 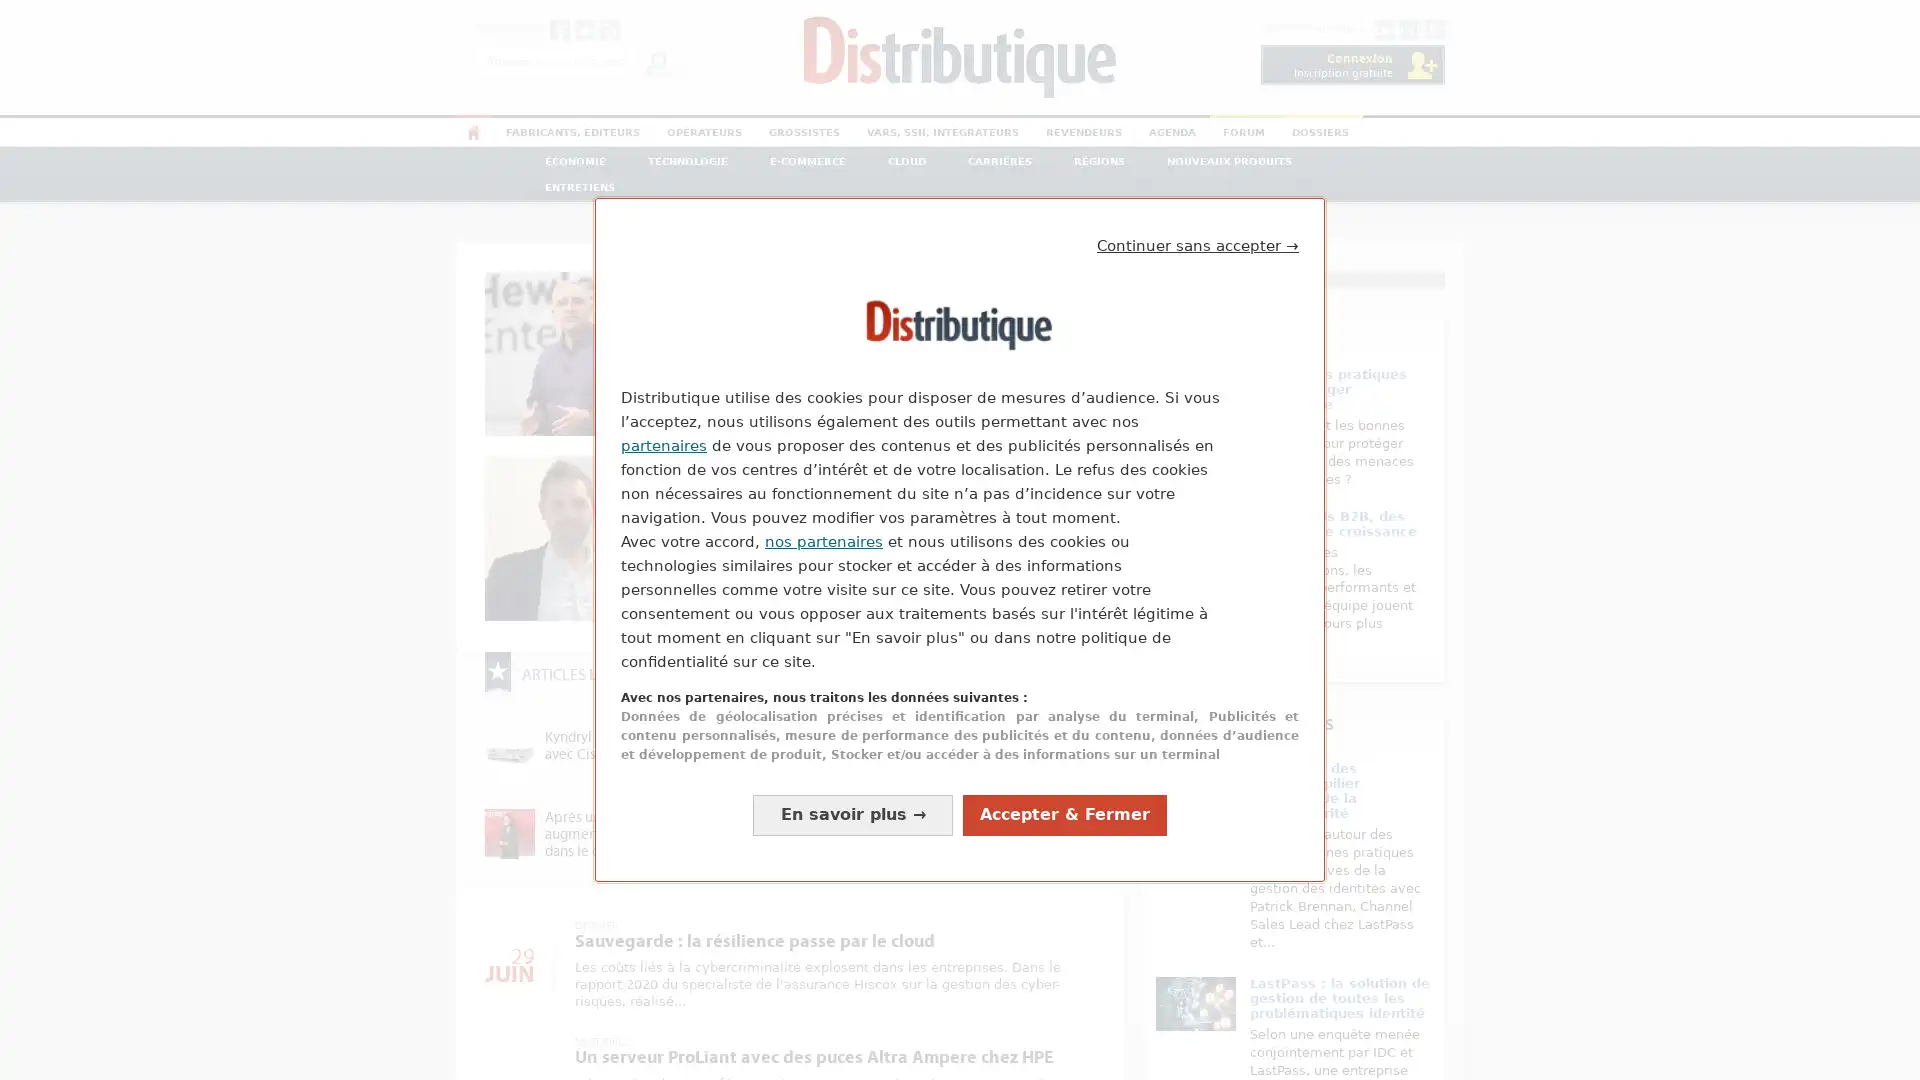 What do you see at coordinates (656, 60) in the screenshot?
I see `Ok` at bounding box center [656, 60].